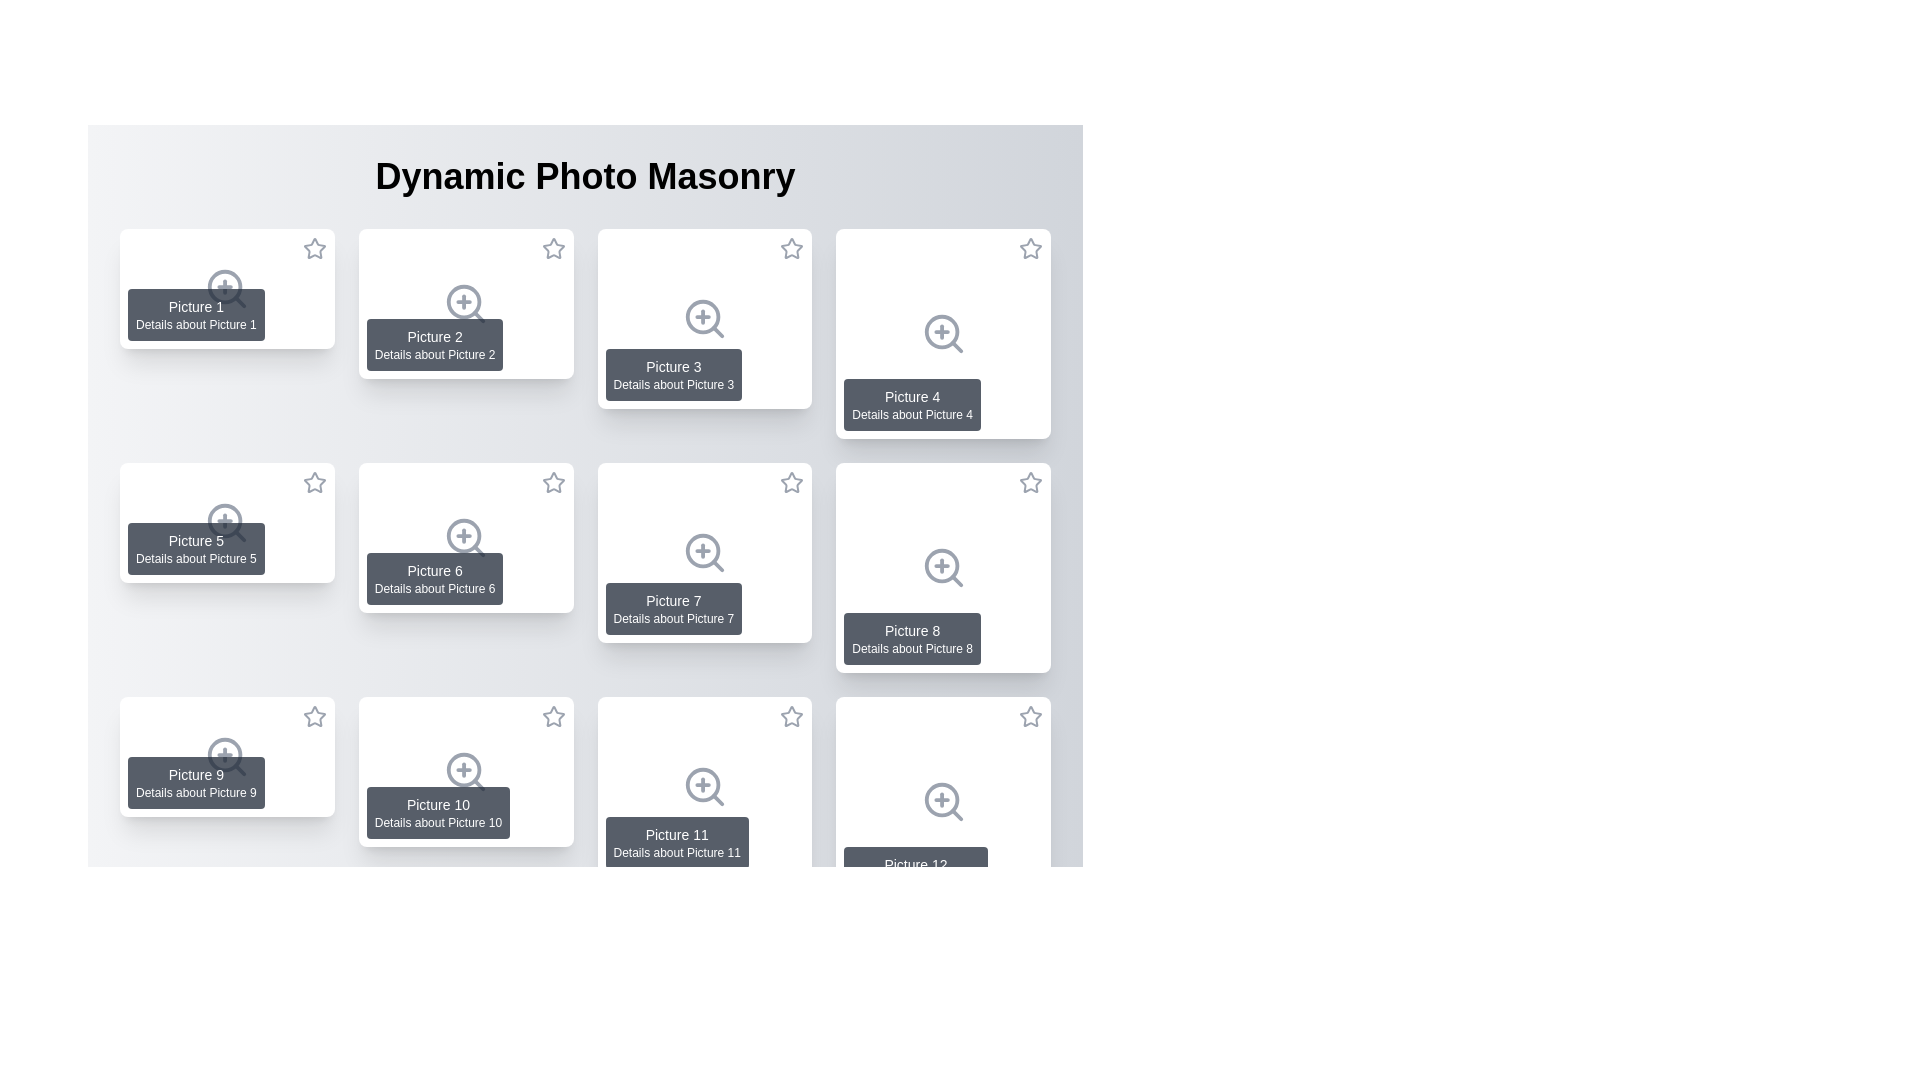 Image resolution: width=1920 pixels, height=1080 pixels. What do you see at coordinates (313, 482) in the screenshot?
I see `the star icon located in the top-right corner of the card labeled 'Picture 5' in the second row of the layout to mark it as 'favorite' or 'important'` at bounding box center [313, 482].